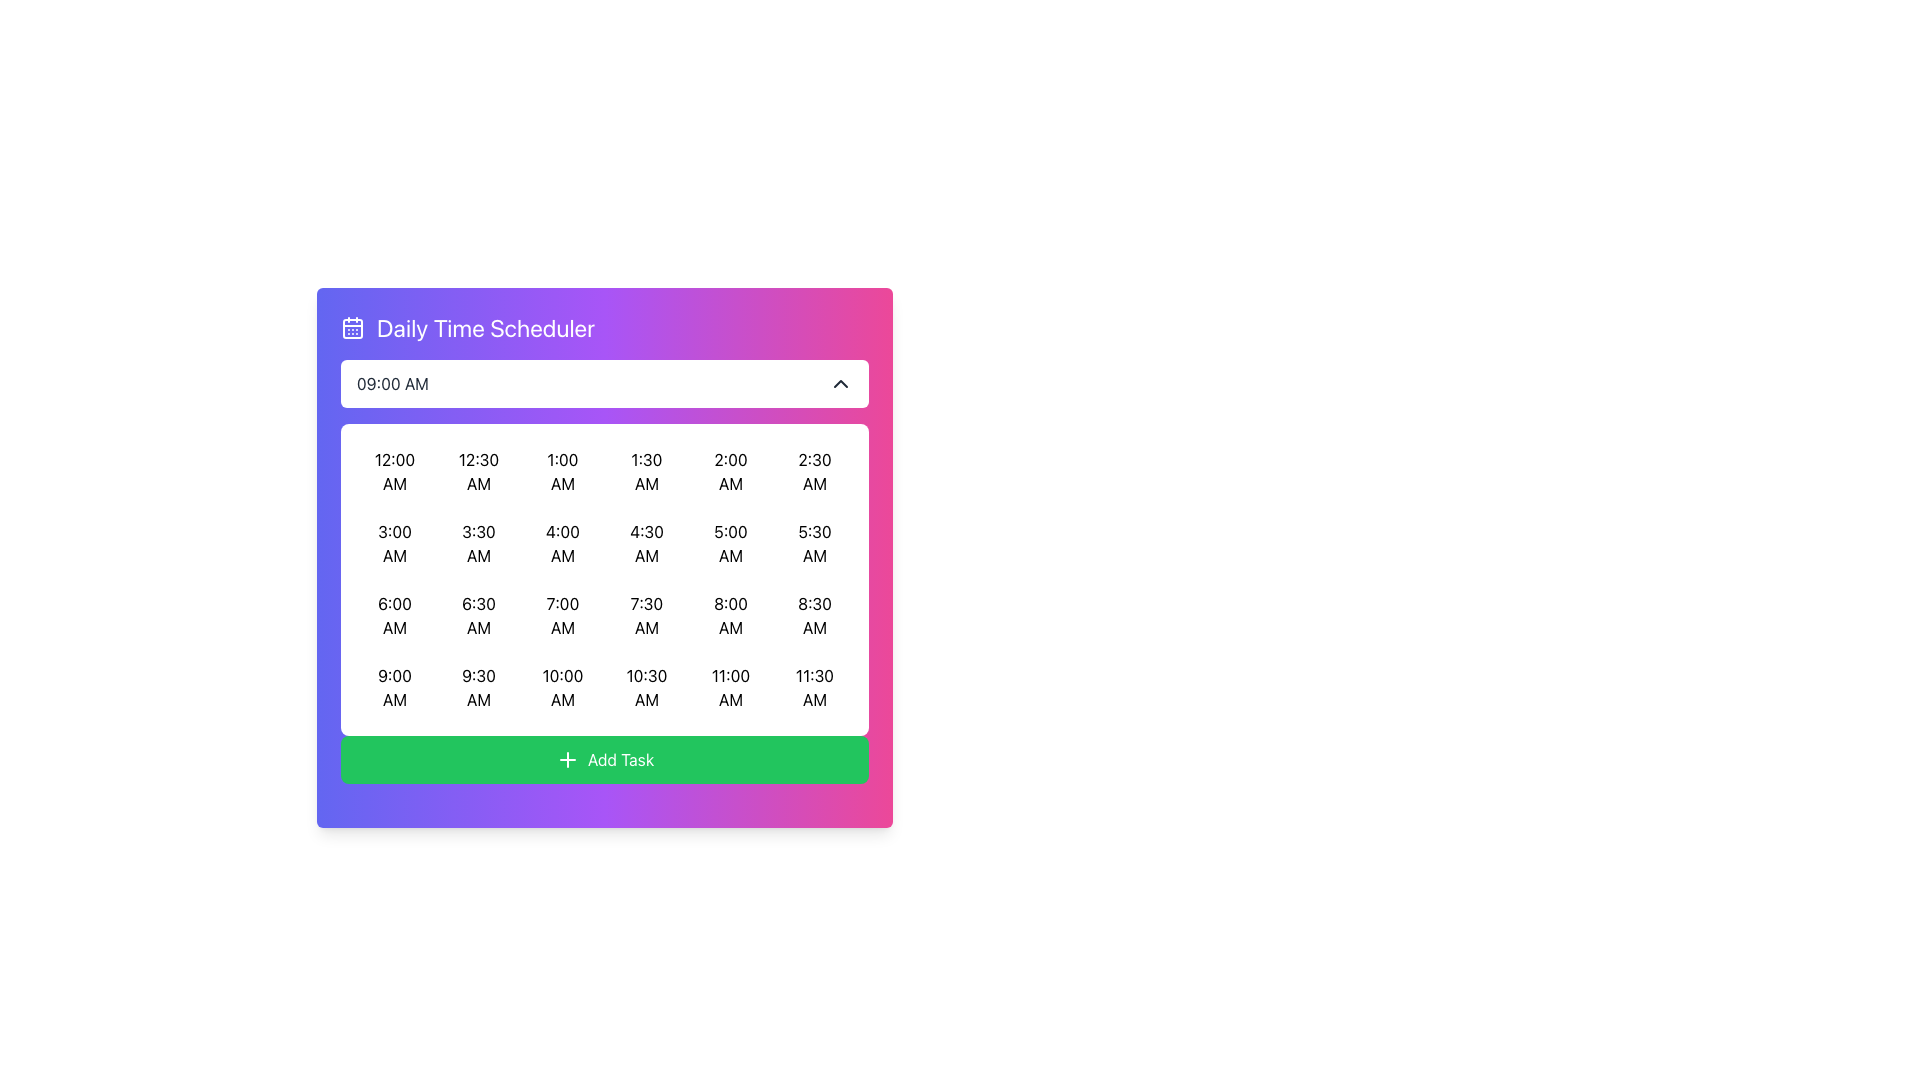 This screenshot has height=1080, width=1920. I want to click on the rectangular button labeled '11:00 AM', so click(729, 686).